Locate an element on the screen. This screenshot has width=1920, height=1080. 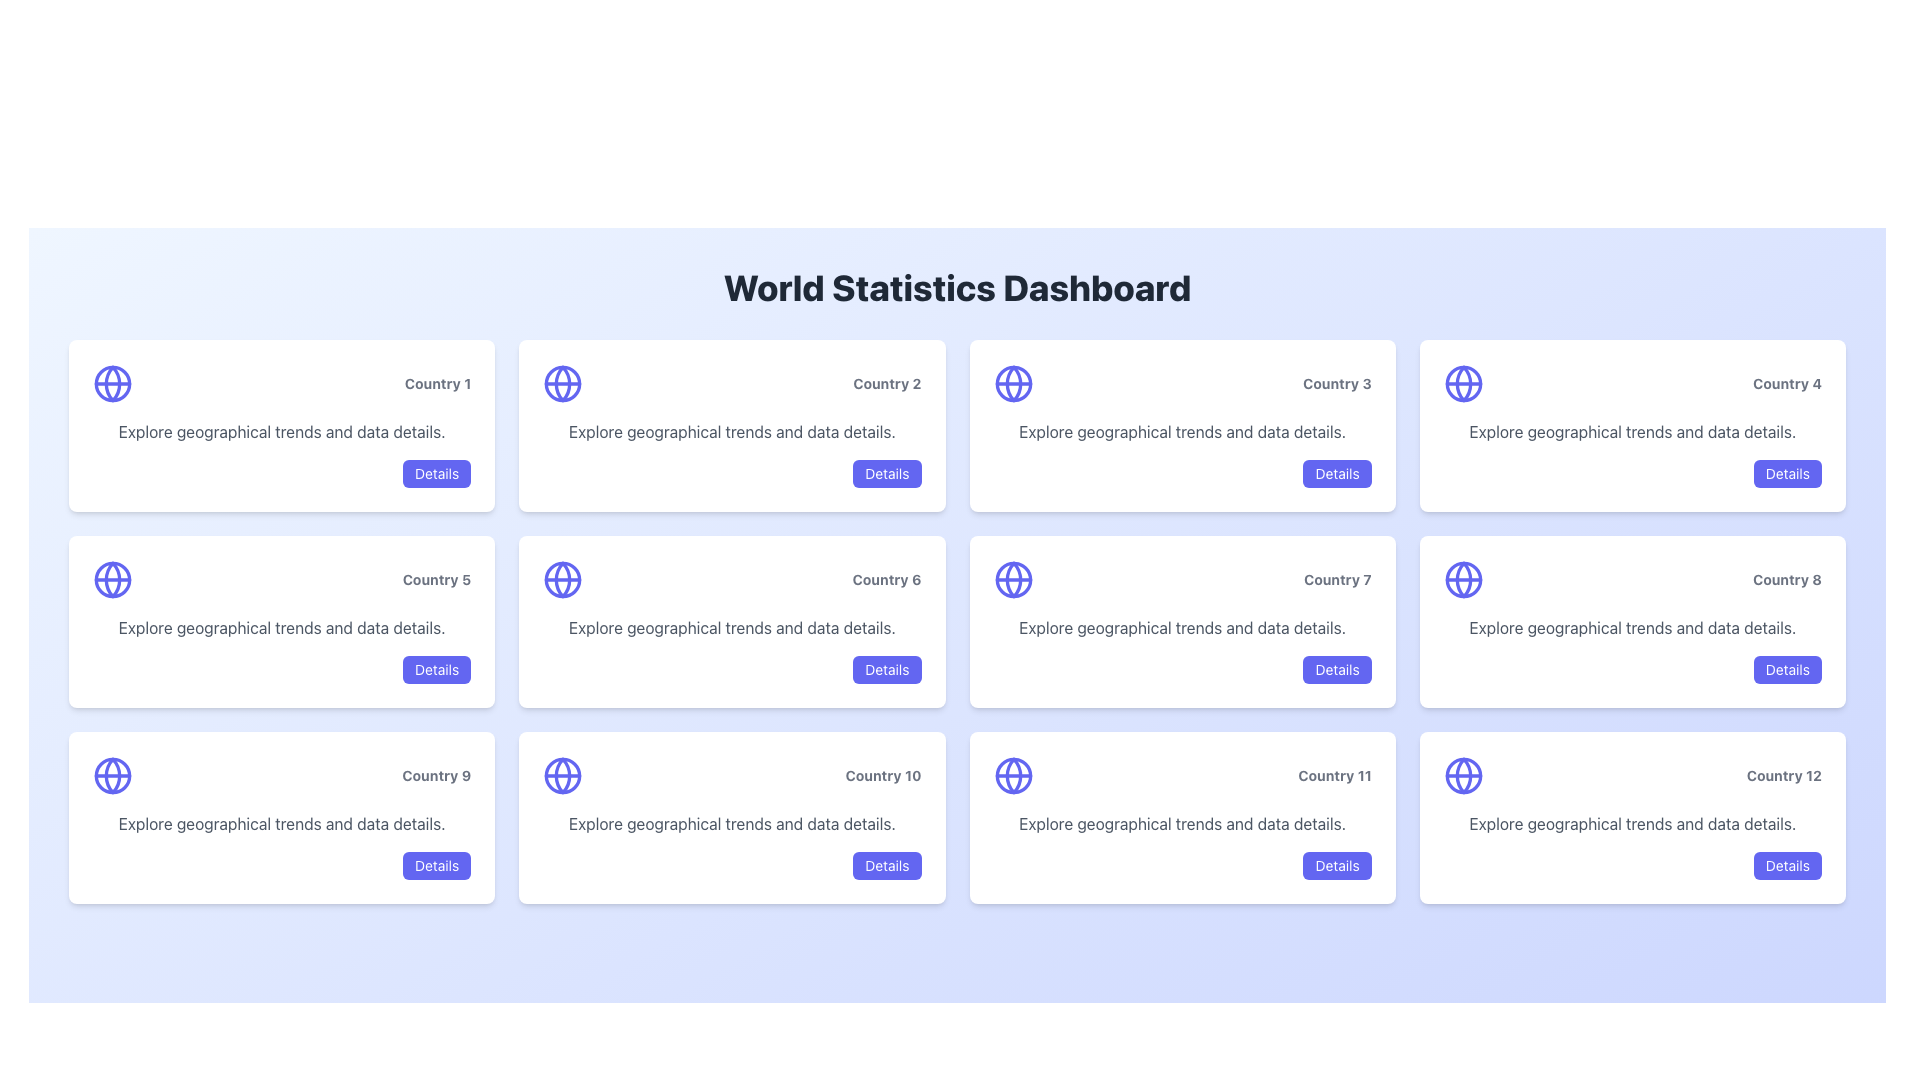
the 'Details' button, which is a rectangular button with white text on a blue background, located as the sixth button from the left in the fourth row of a grid is located at coordinates (1337, 865).